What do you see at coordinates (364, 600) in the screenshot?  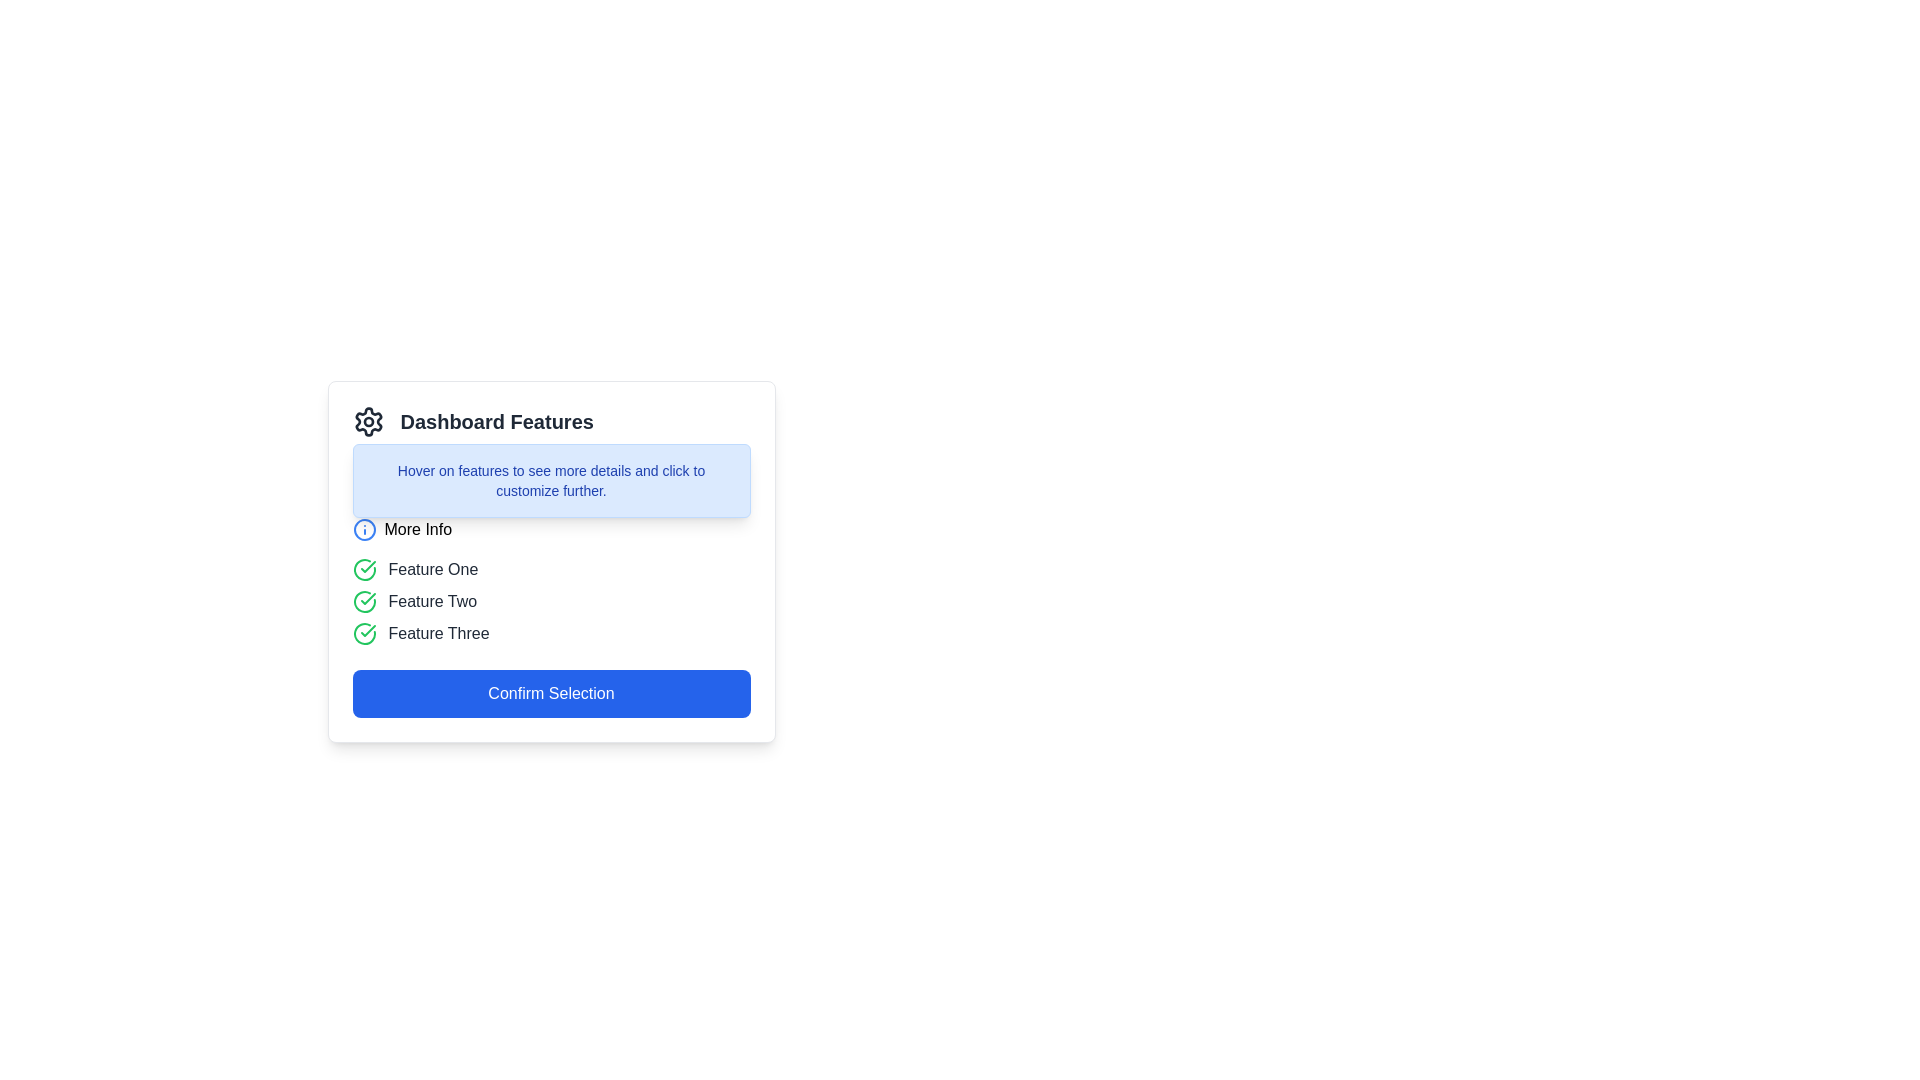 I see `the circular green outlined icon with a checkmark` at bounding box center [364, 600].